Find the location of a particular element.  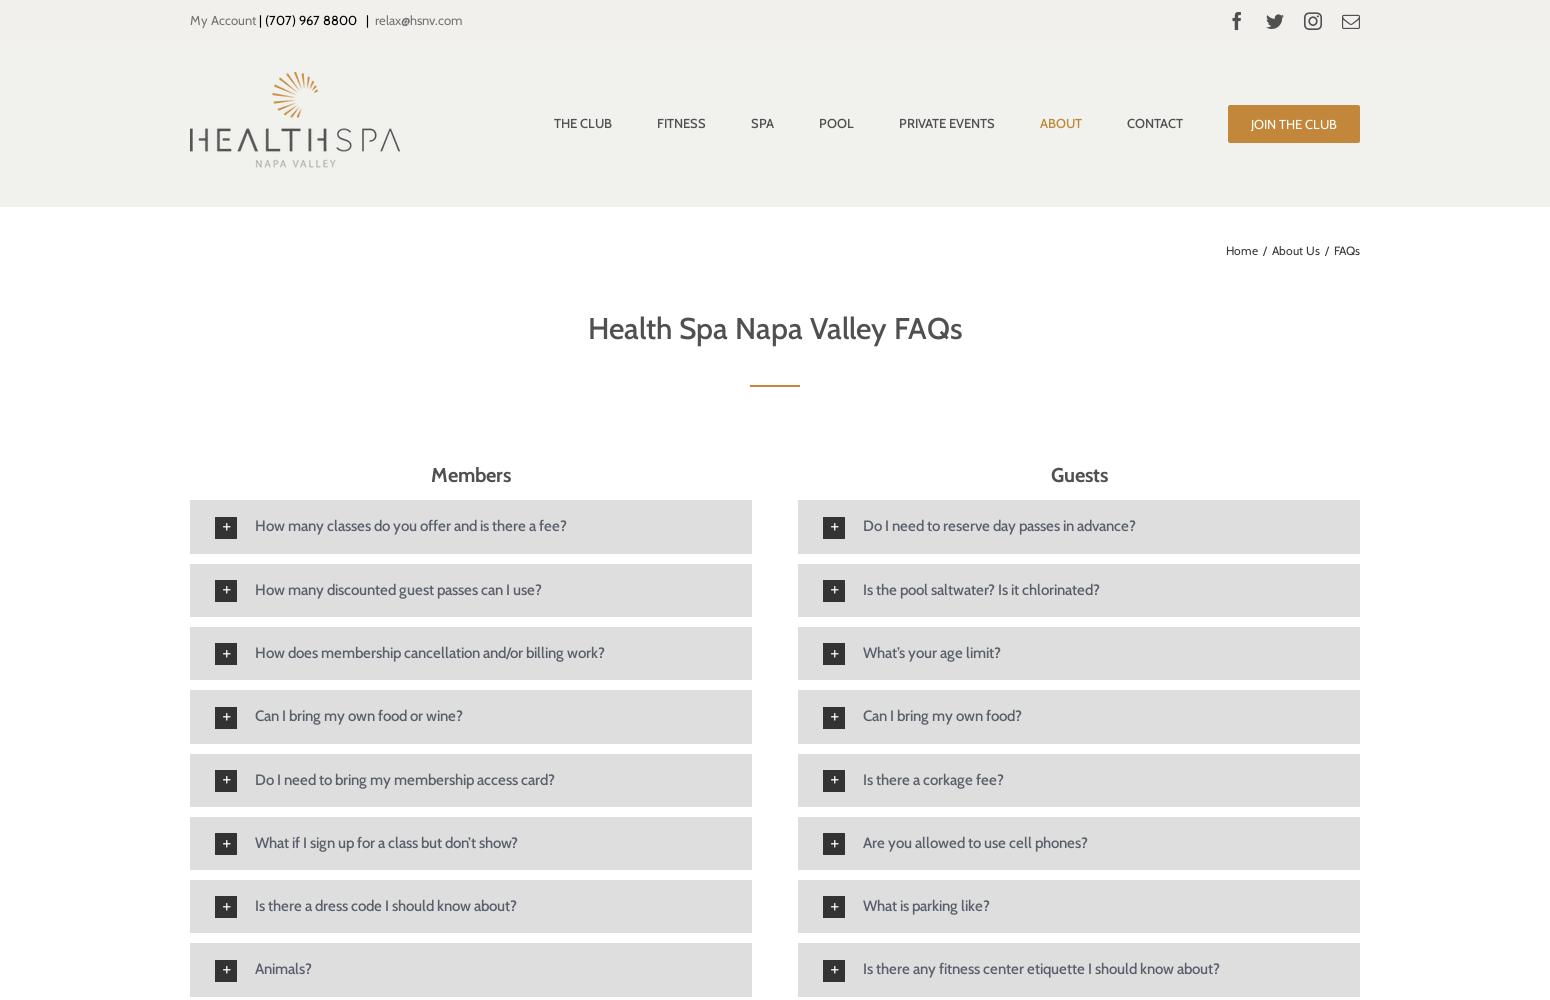

'LAP SWIMMING' is located at coordinates (880, 272).